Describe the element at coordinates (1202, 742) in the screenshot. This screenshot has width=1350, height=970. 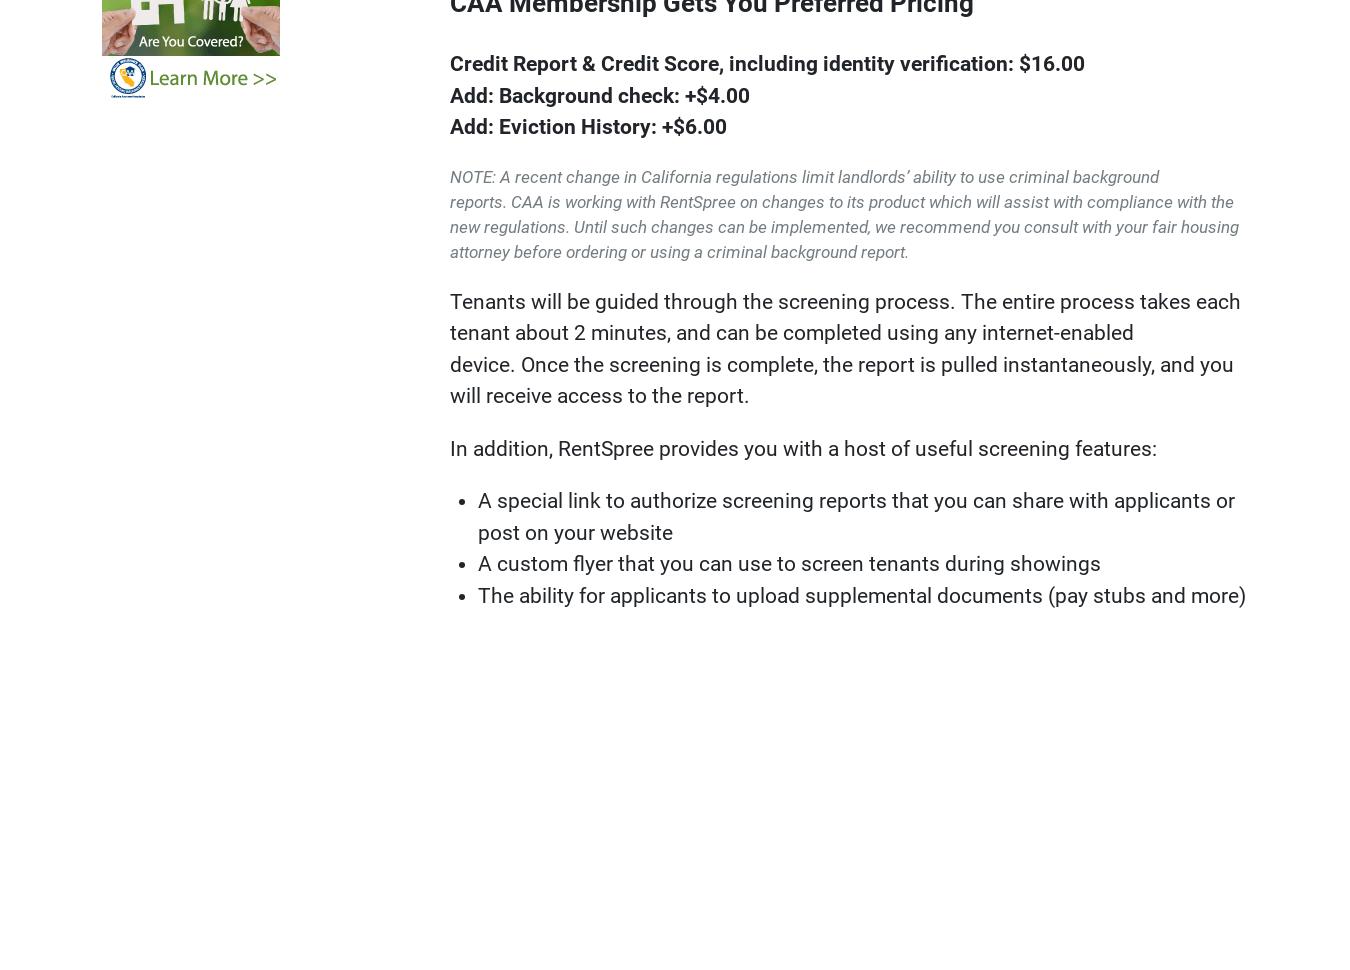
I see `'Accessibility'` at that location.